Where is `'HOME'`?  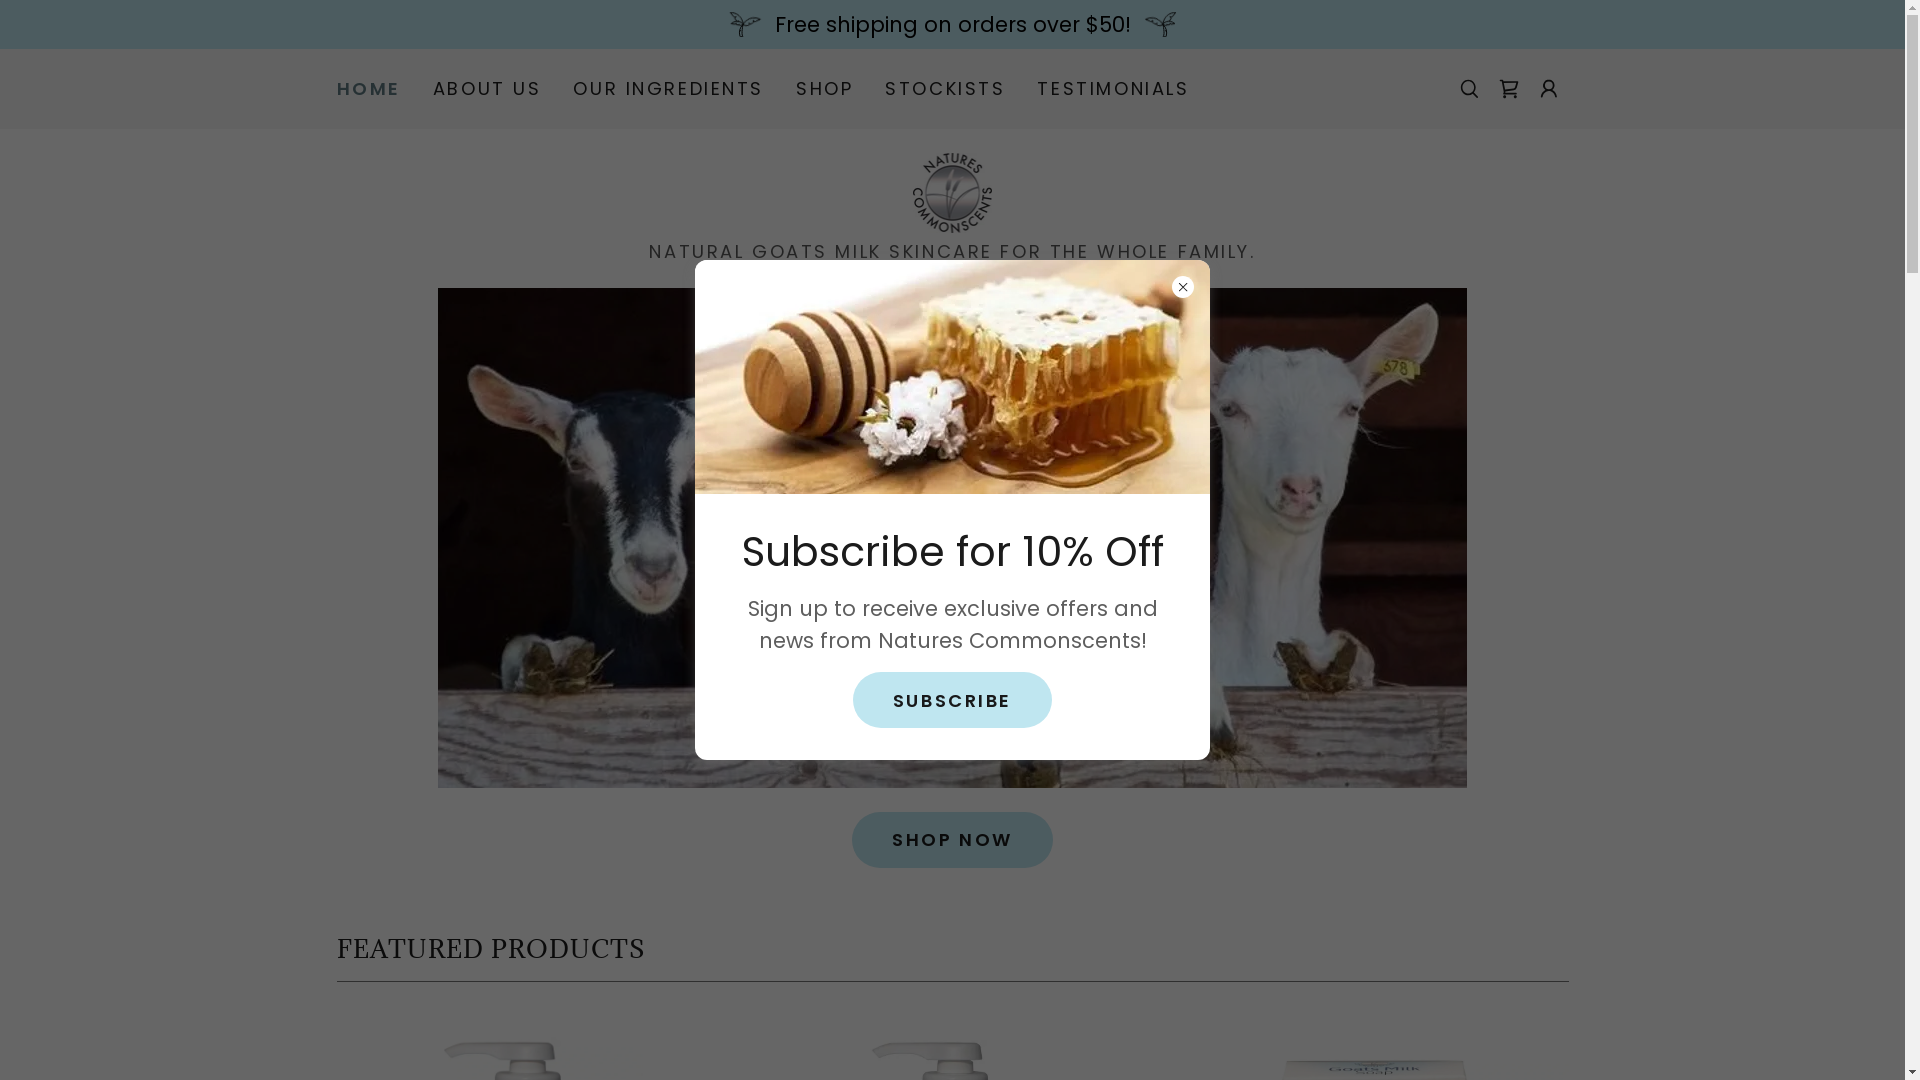 'HOME' is located at coordinates (368, 87).